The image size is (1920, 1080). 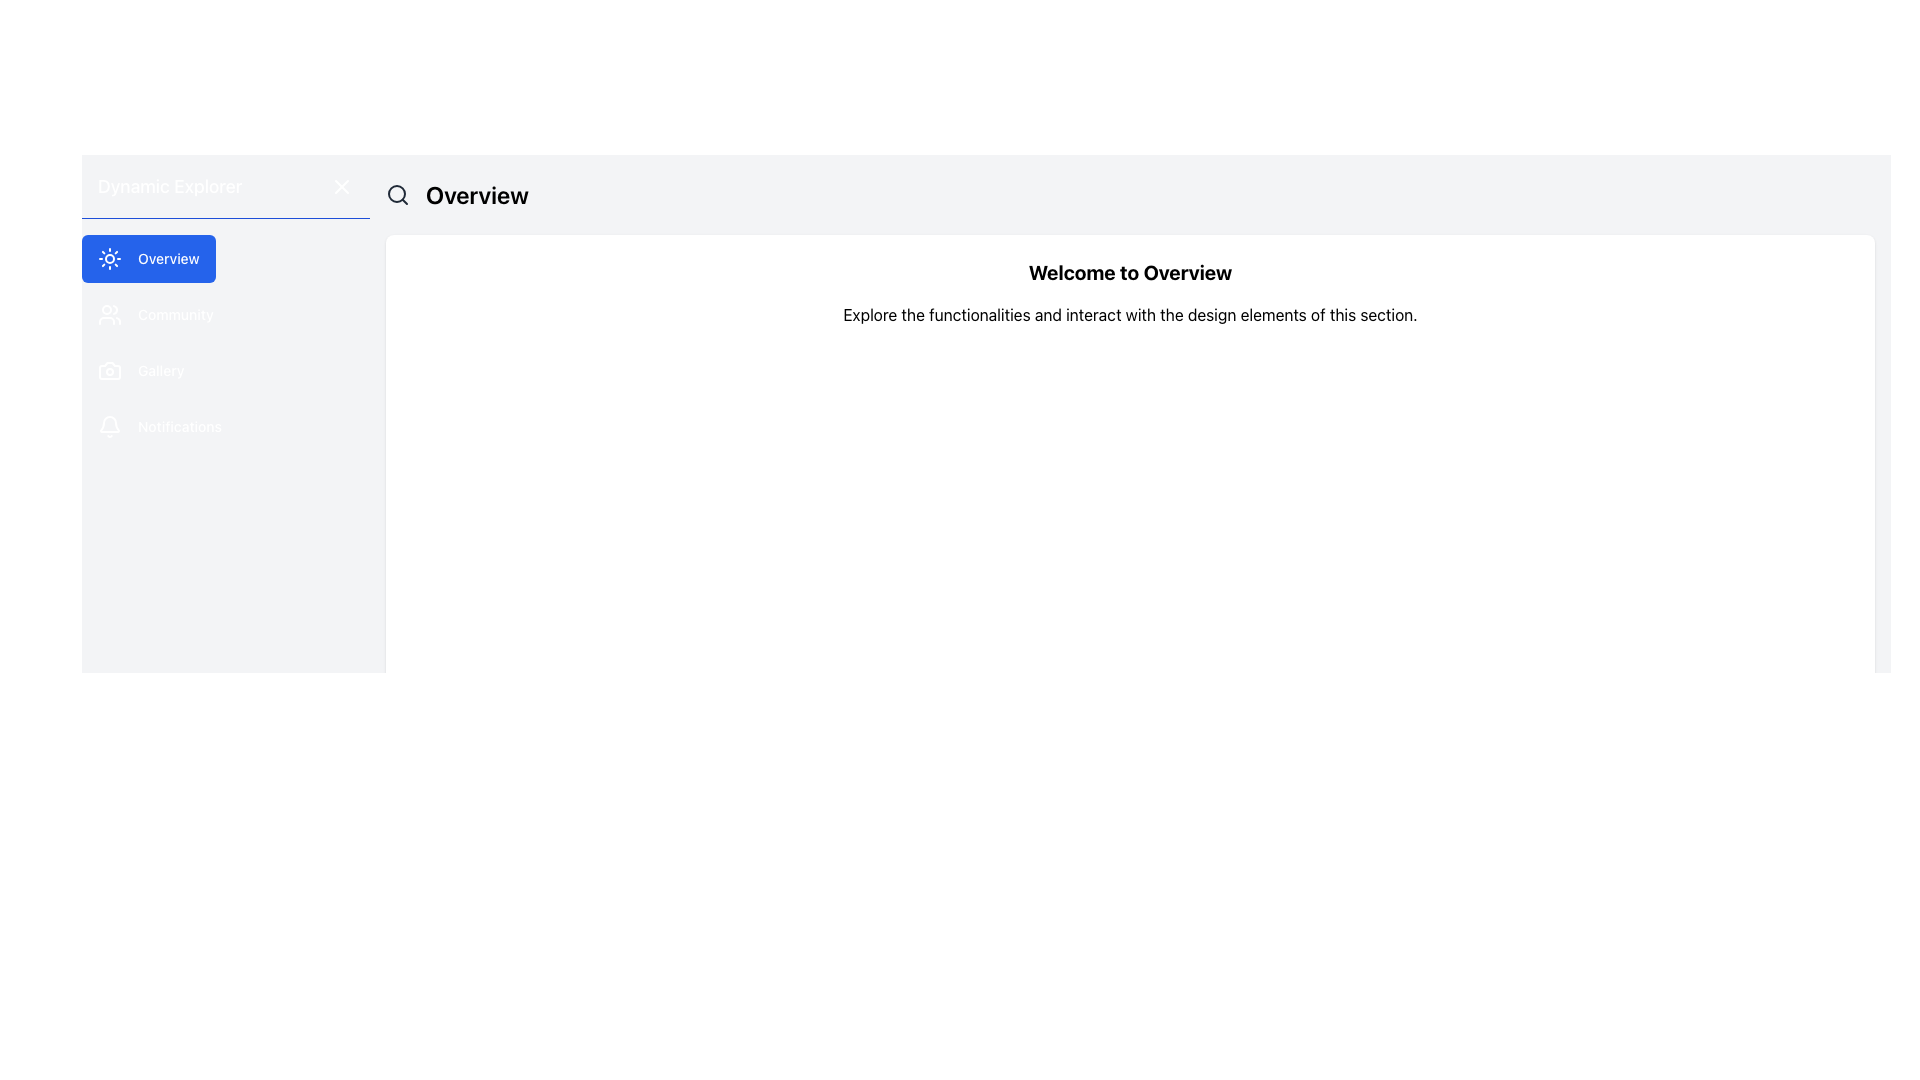 I want to click on the fourth navigation button in the vertical menu on the left side of the interface, so click(x=158, y=426).